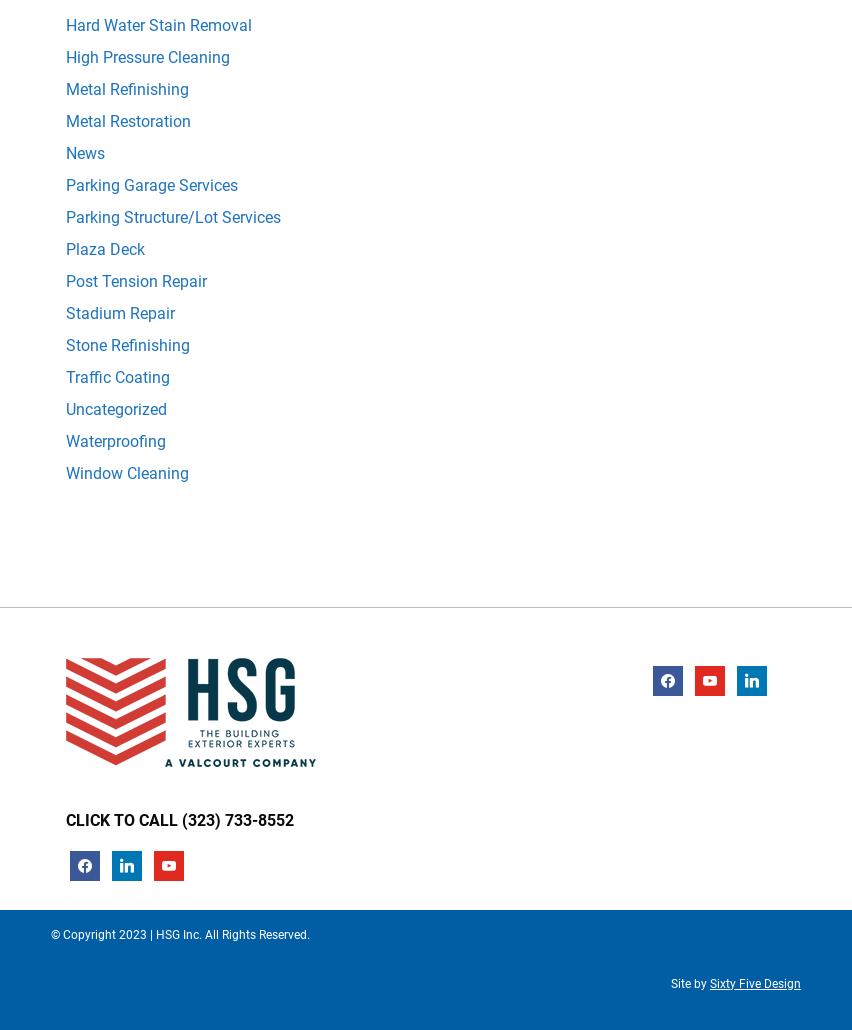 This screenshot has width=852, height=1030. Describe the element at coordinates (116, 408) in the screenshot. I see `'Uncategorized'` at that location.